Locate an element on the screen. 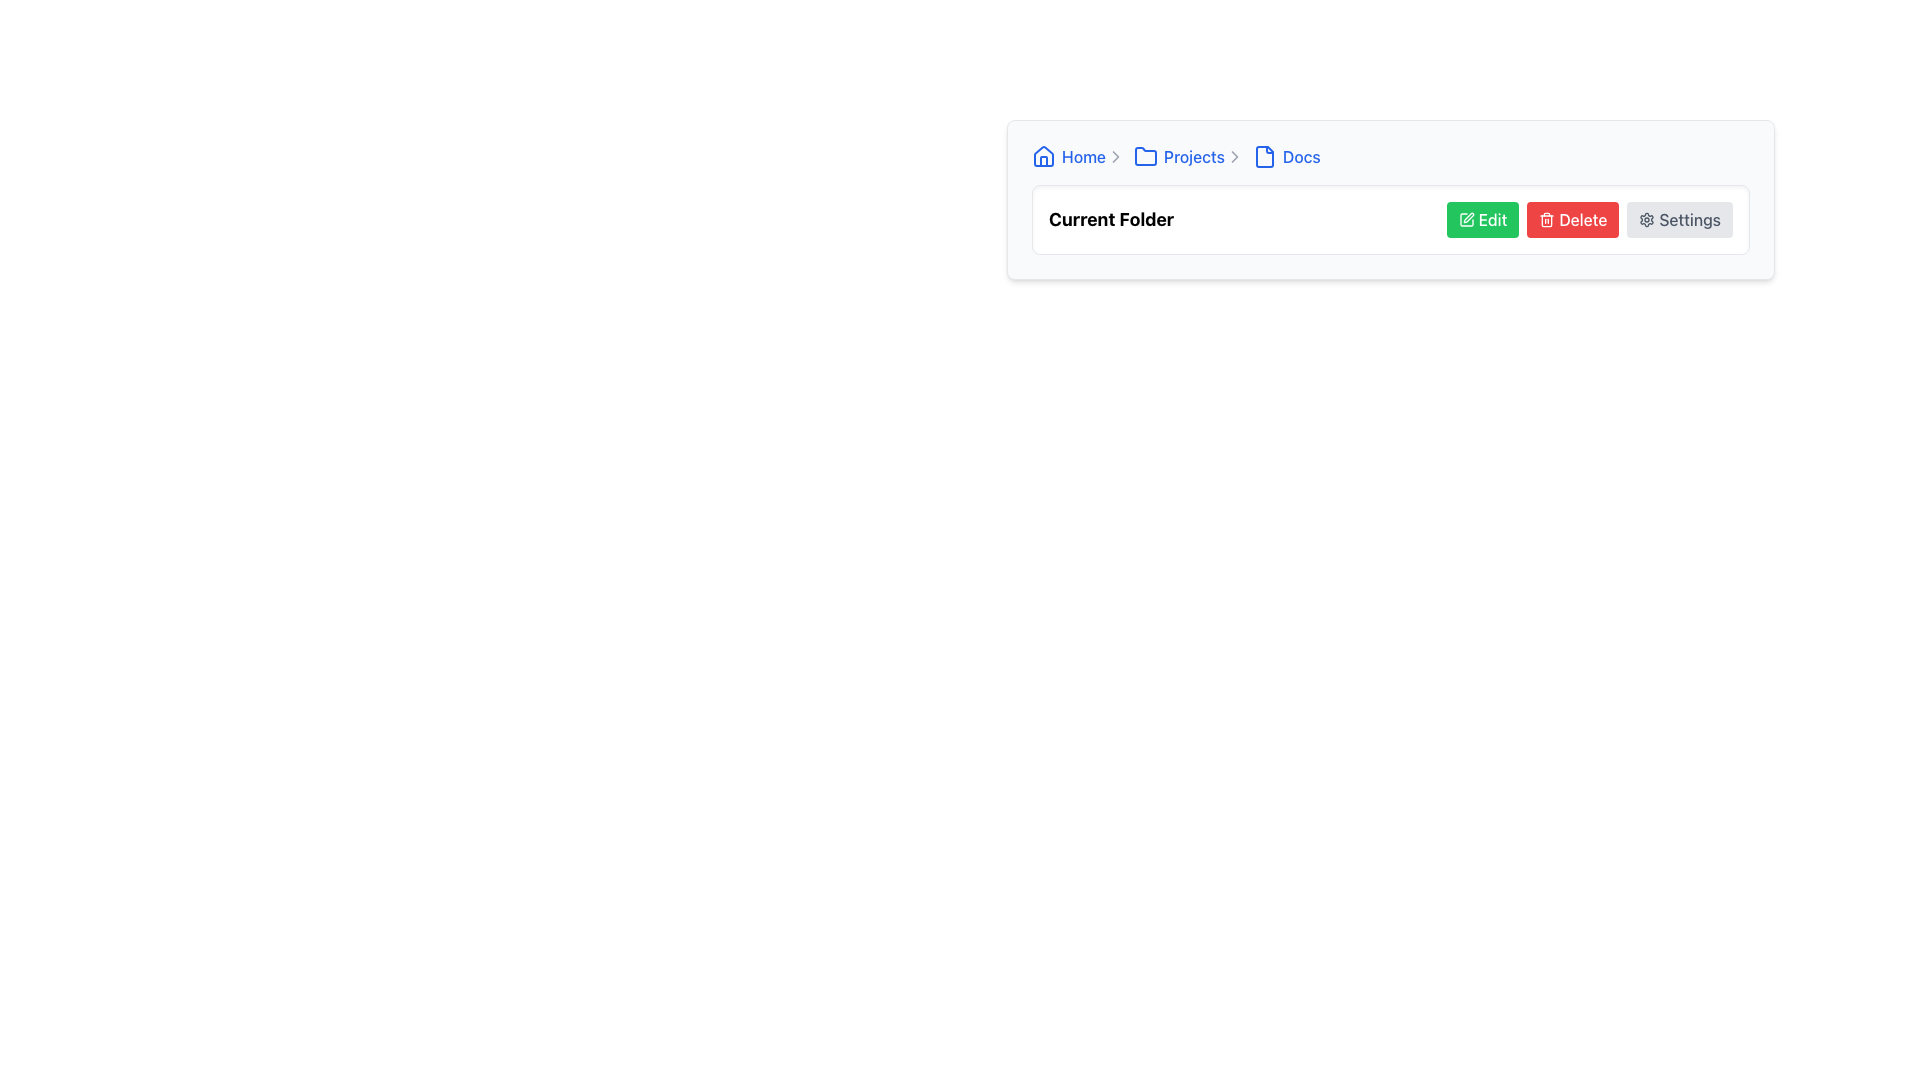 The width and height of the screenshot is (1920, 1080). the right-pointing chevron arrow icon in the breadcrumb navigation system, positioned between 'Projects' and 'Docs' is located at coordinates (1233, 156).